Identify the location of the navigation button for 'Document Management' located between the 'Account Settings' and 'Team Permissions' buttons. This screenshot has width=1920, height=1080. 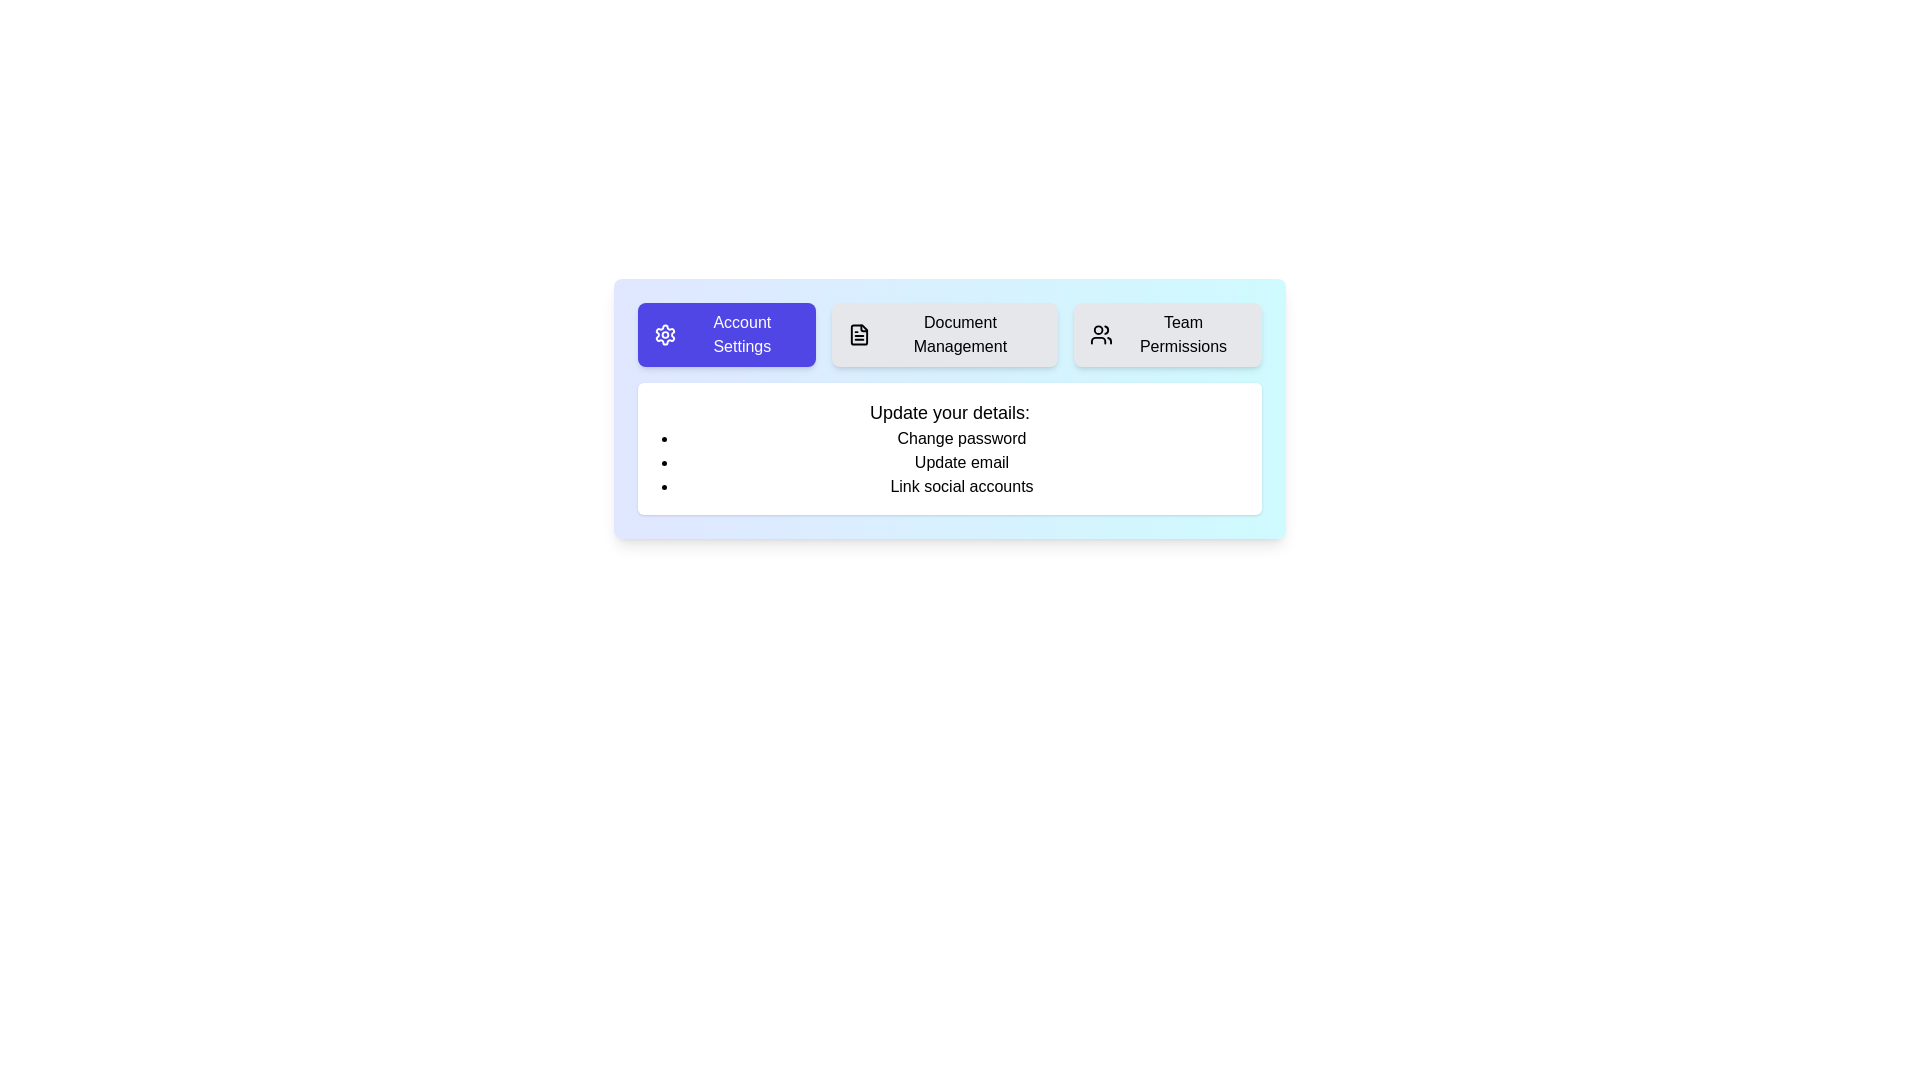
(949, 334).